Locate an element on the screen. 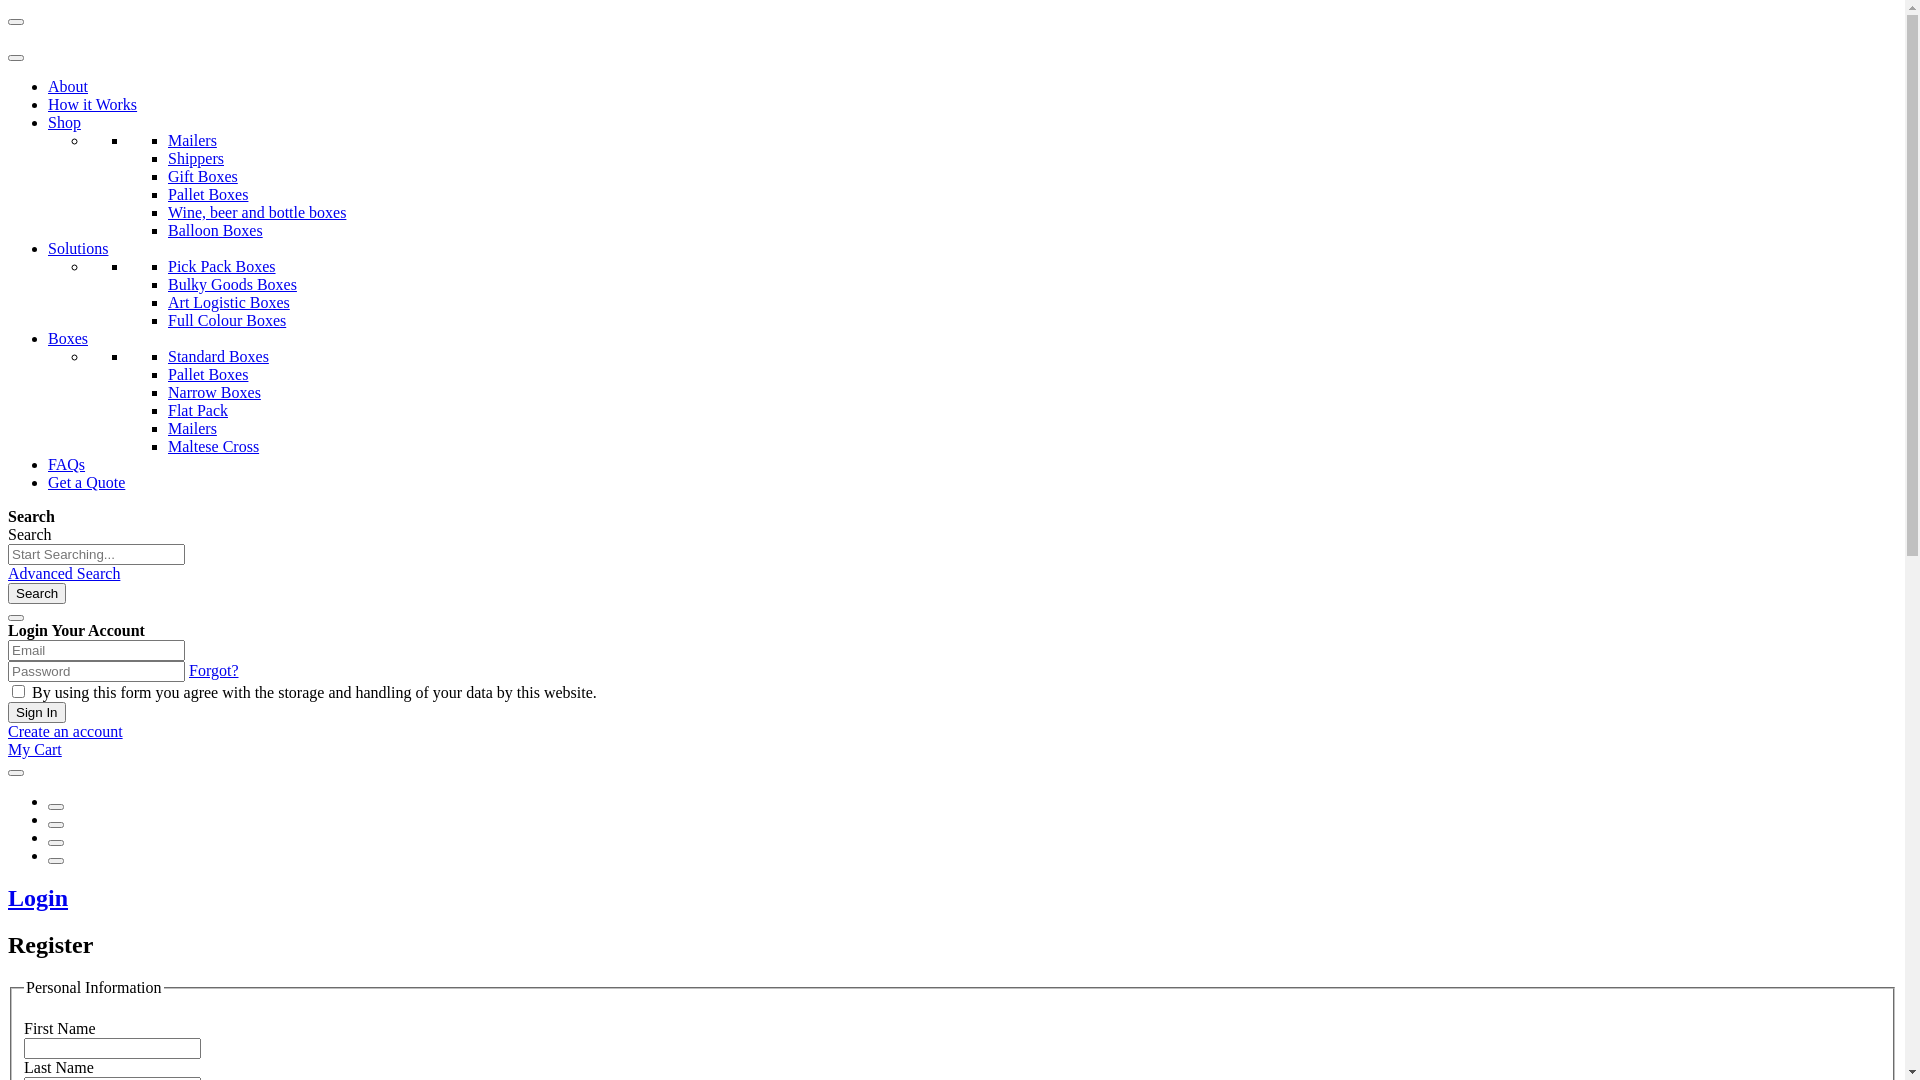  'Login' is located at coordinates (38, 897).